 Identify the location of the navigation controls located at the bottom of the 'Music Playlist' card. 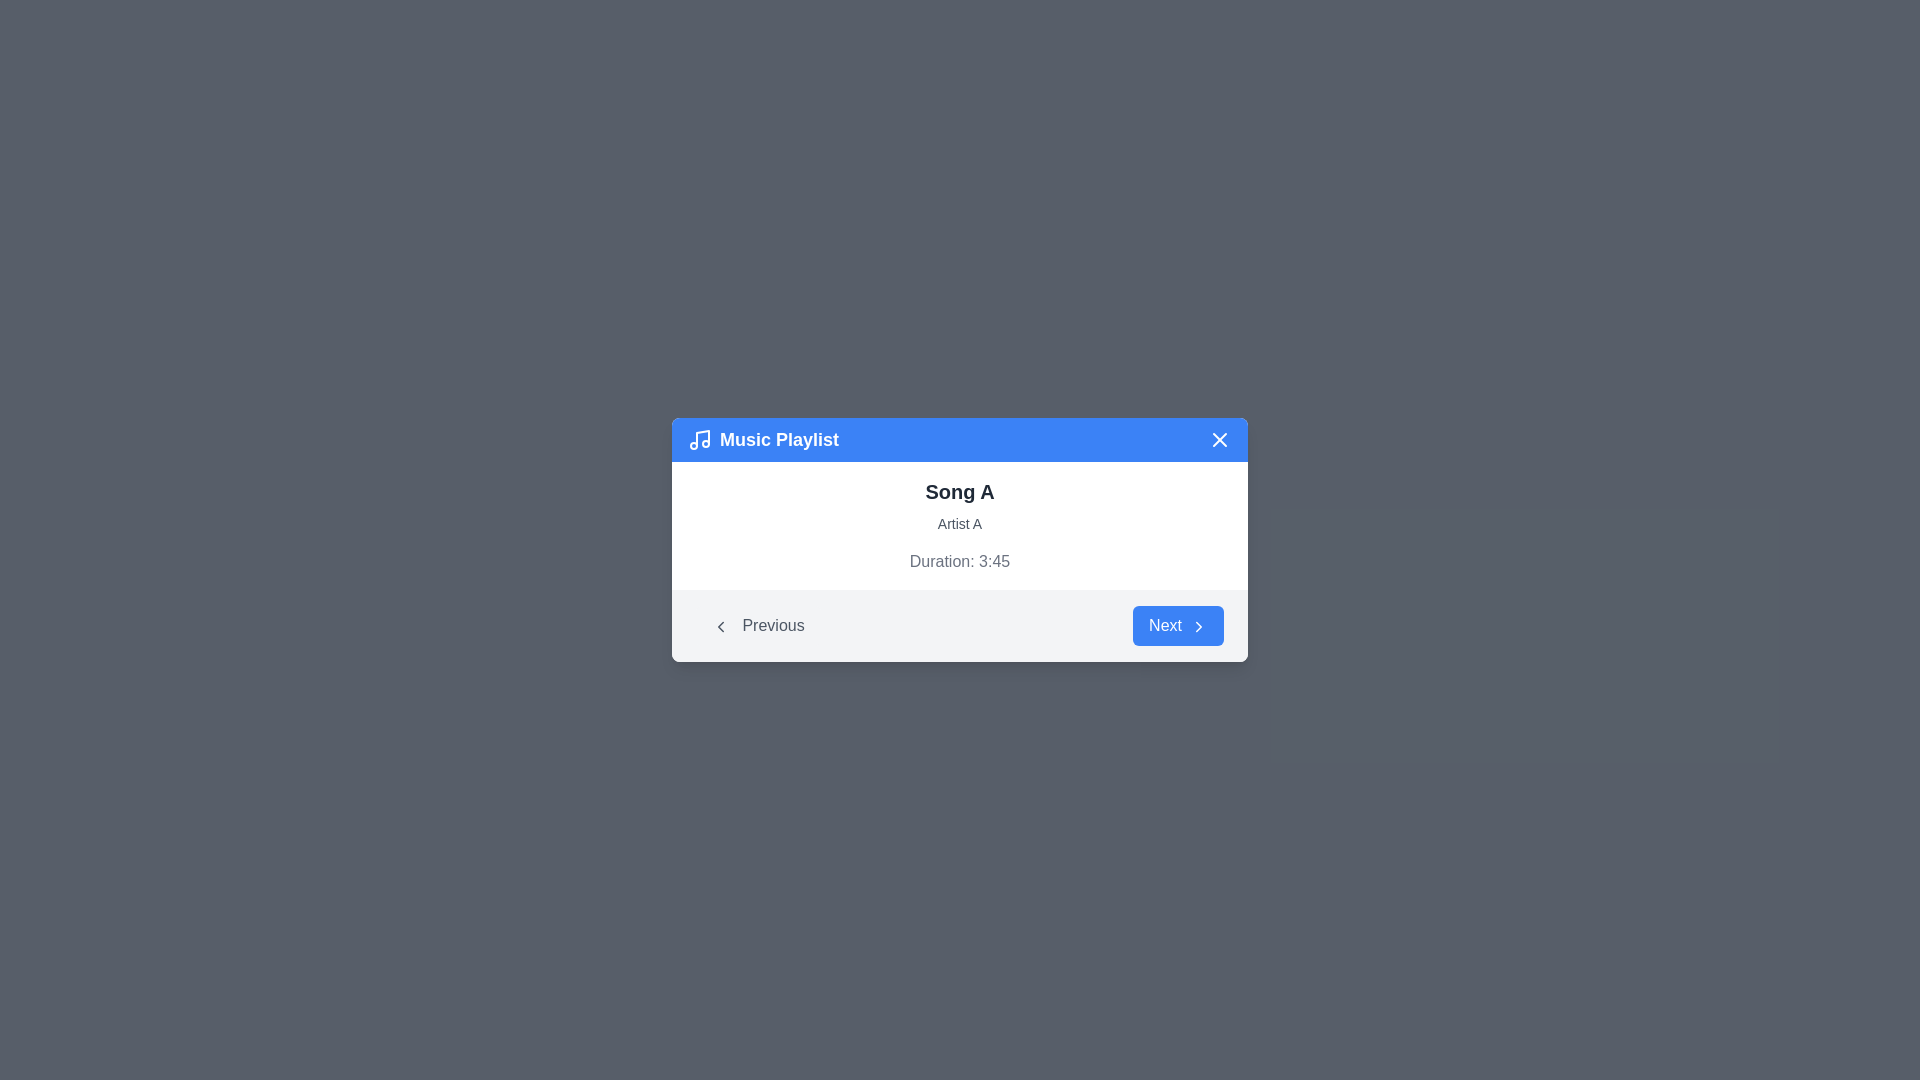
(960, 624).